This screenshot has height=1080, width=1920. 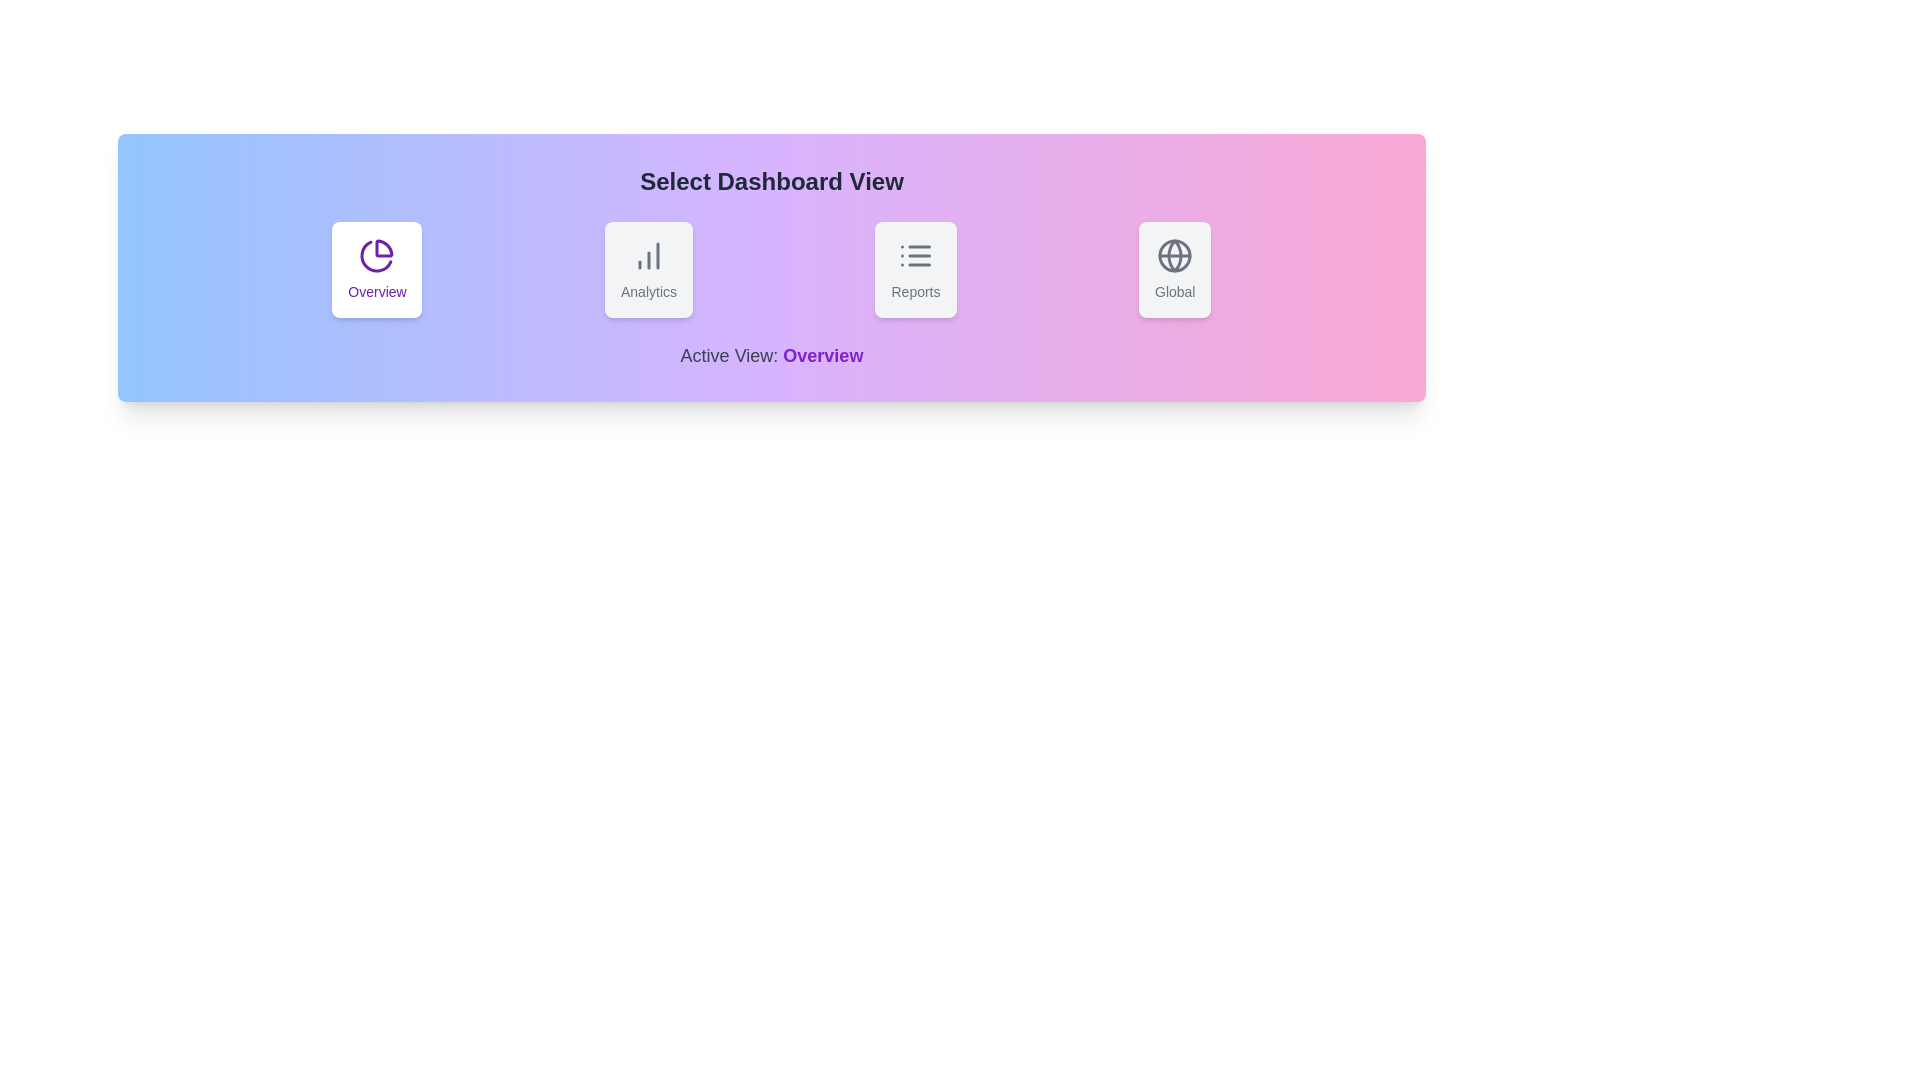 I want to click on the button labeled 'Global' to observe the hover effect, so click(x=1175, y=270).